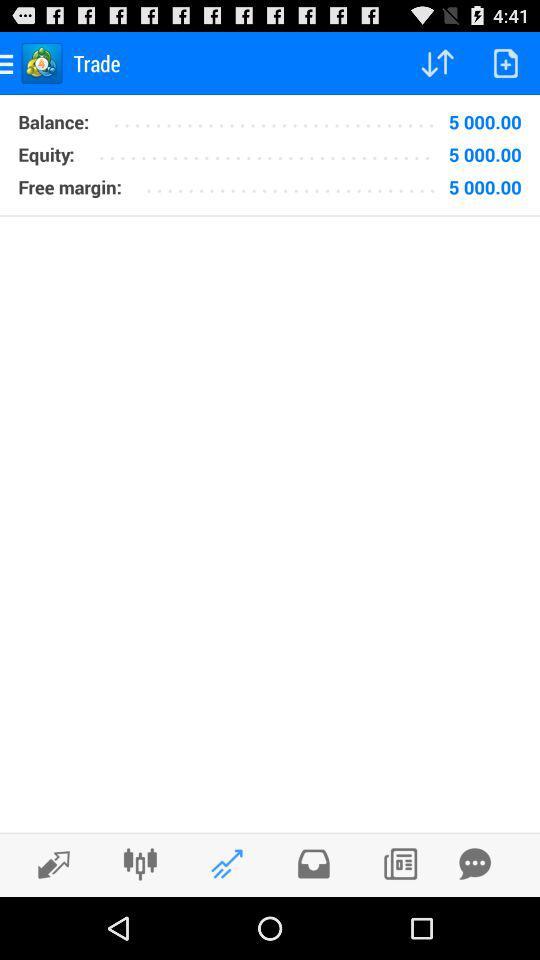 The height and width of the screenshot is (960, 540). Describe the element at coordinates (400, 863) in the screenshot. I see `trades` at that location.